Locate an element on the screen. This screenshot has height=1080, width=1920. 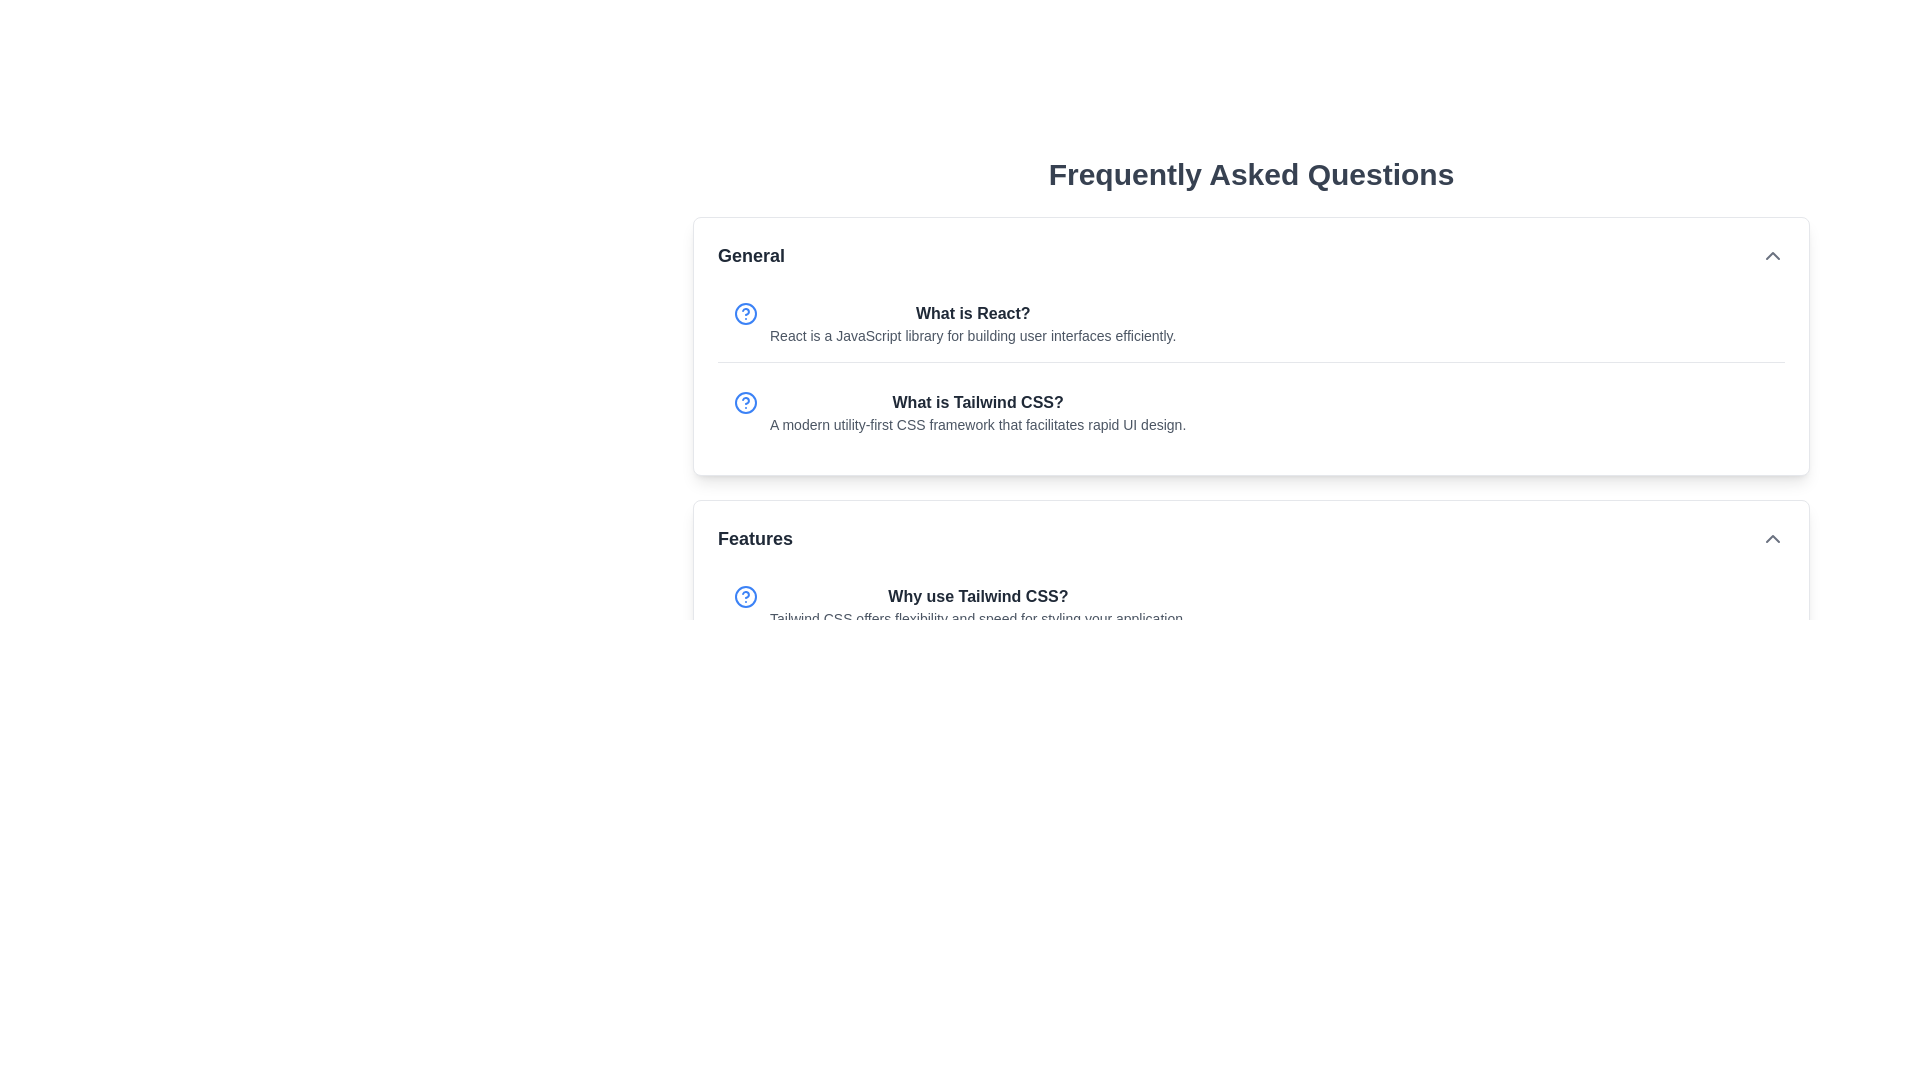
the Informational section in the 'General' category of the 'Frequently Asked Questions' layout is located at coordinates (1250, 323).